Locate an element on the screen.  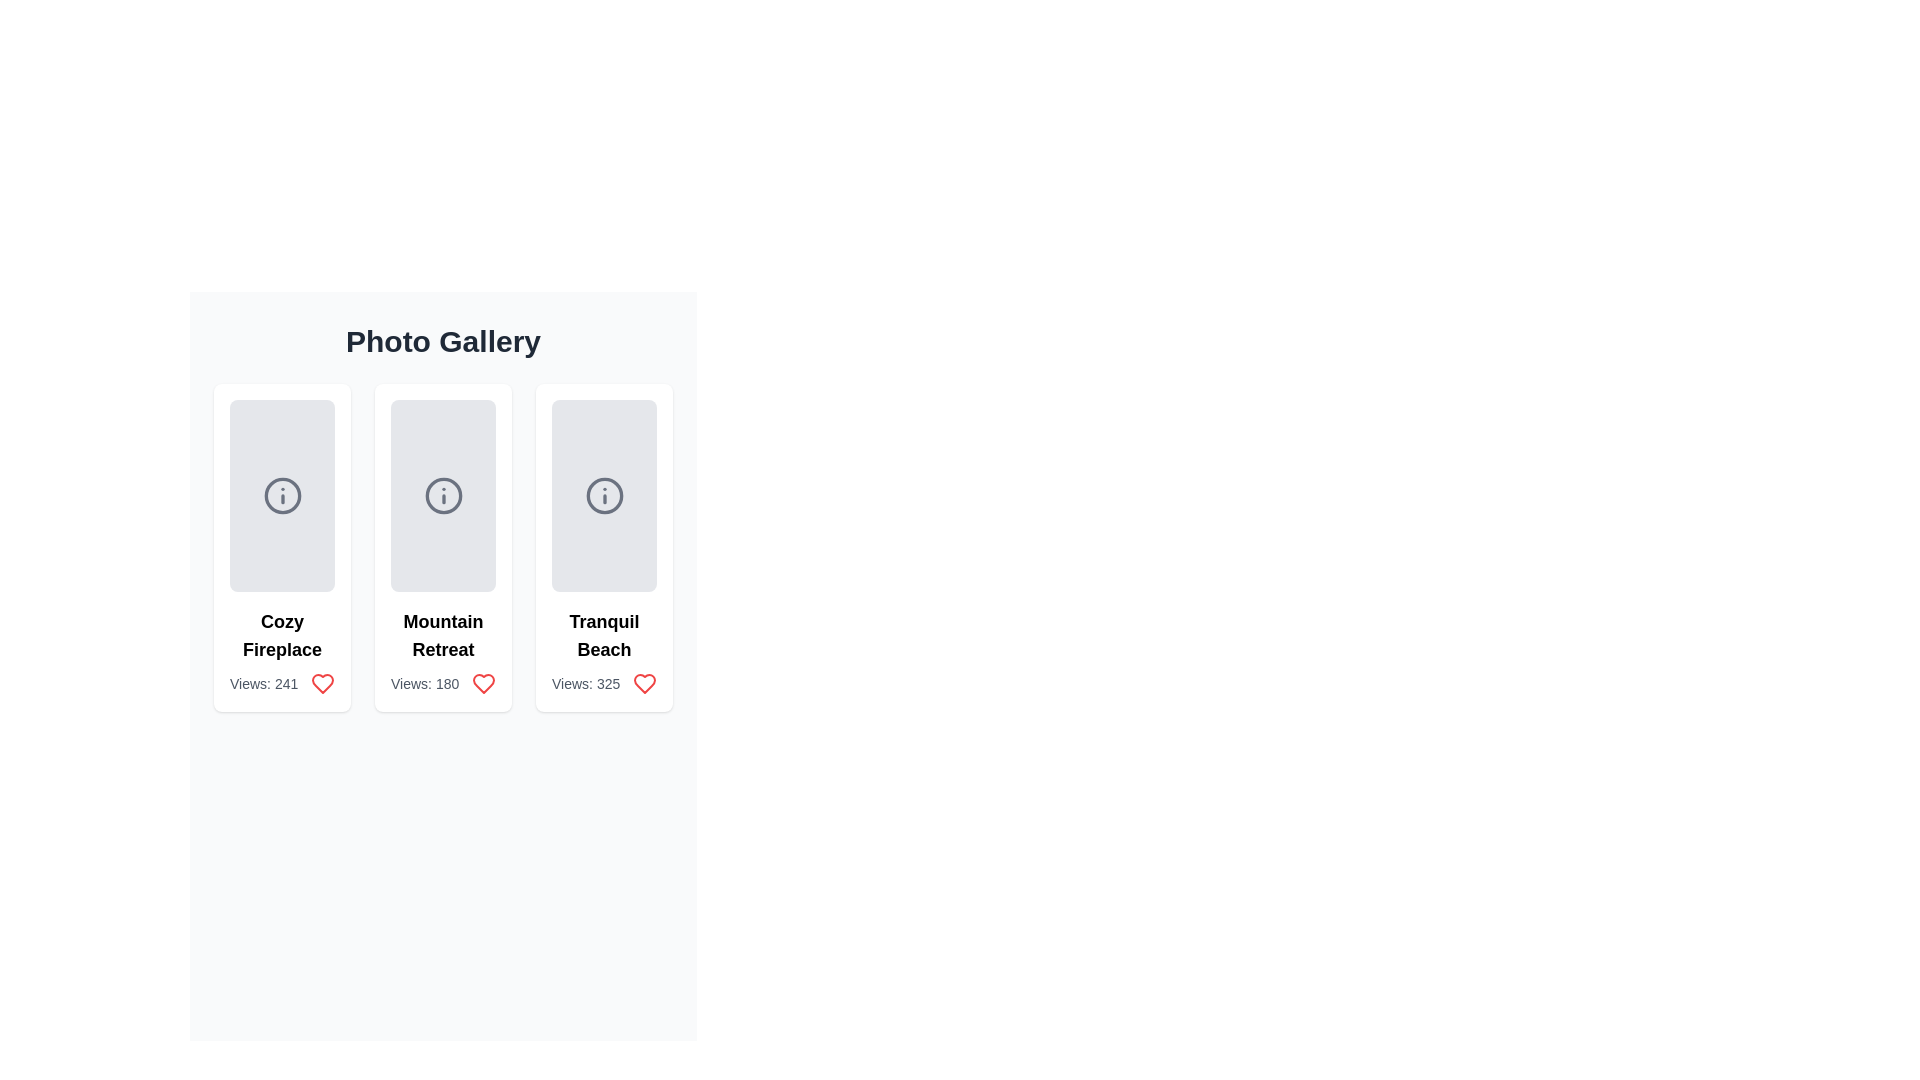
the circular information icon with a light gray border and a central dark gray 'i' symbol, which is located in the third card of a horizontal row displaying photos is located at coordinates (603, 495).